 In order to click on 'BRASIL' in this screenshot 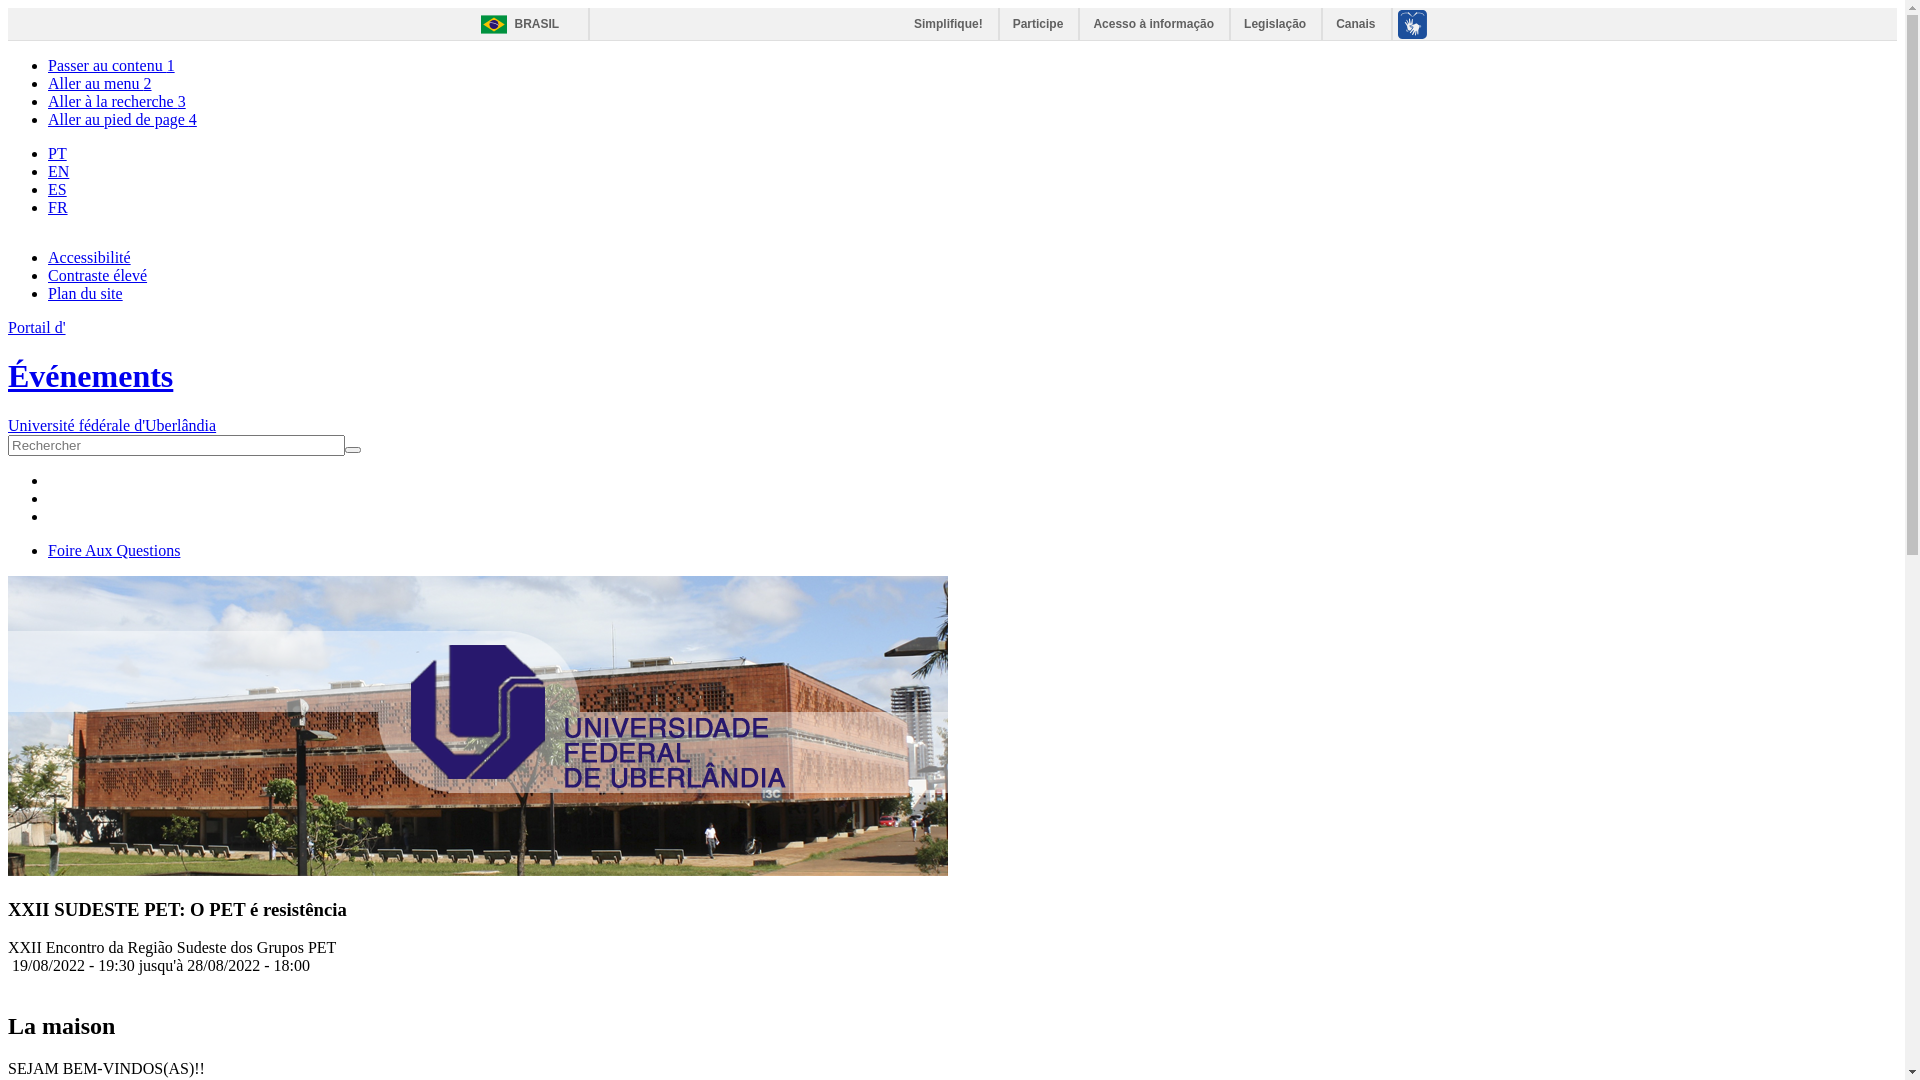, I will do `click(514, 24)`.